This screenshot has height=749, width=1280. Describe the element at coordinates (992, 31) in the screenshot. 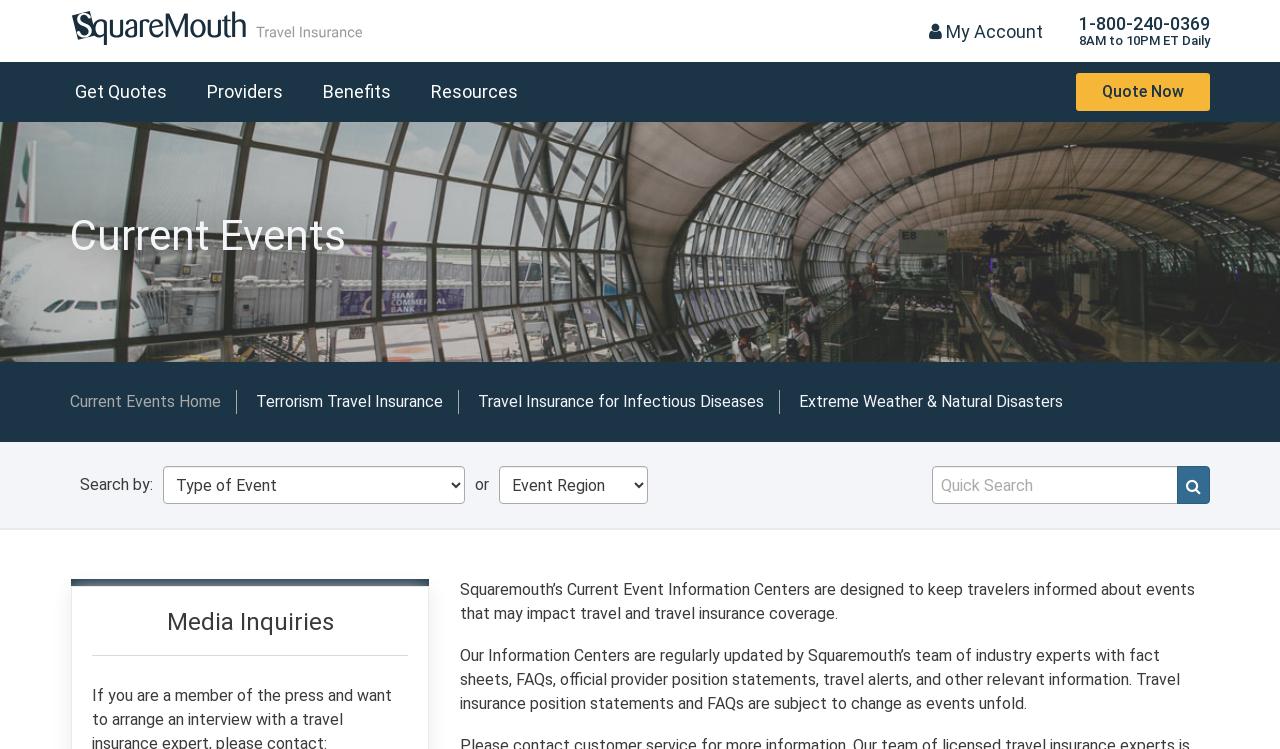

I see `'My Account'` at that location.